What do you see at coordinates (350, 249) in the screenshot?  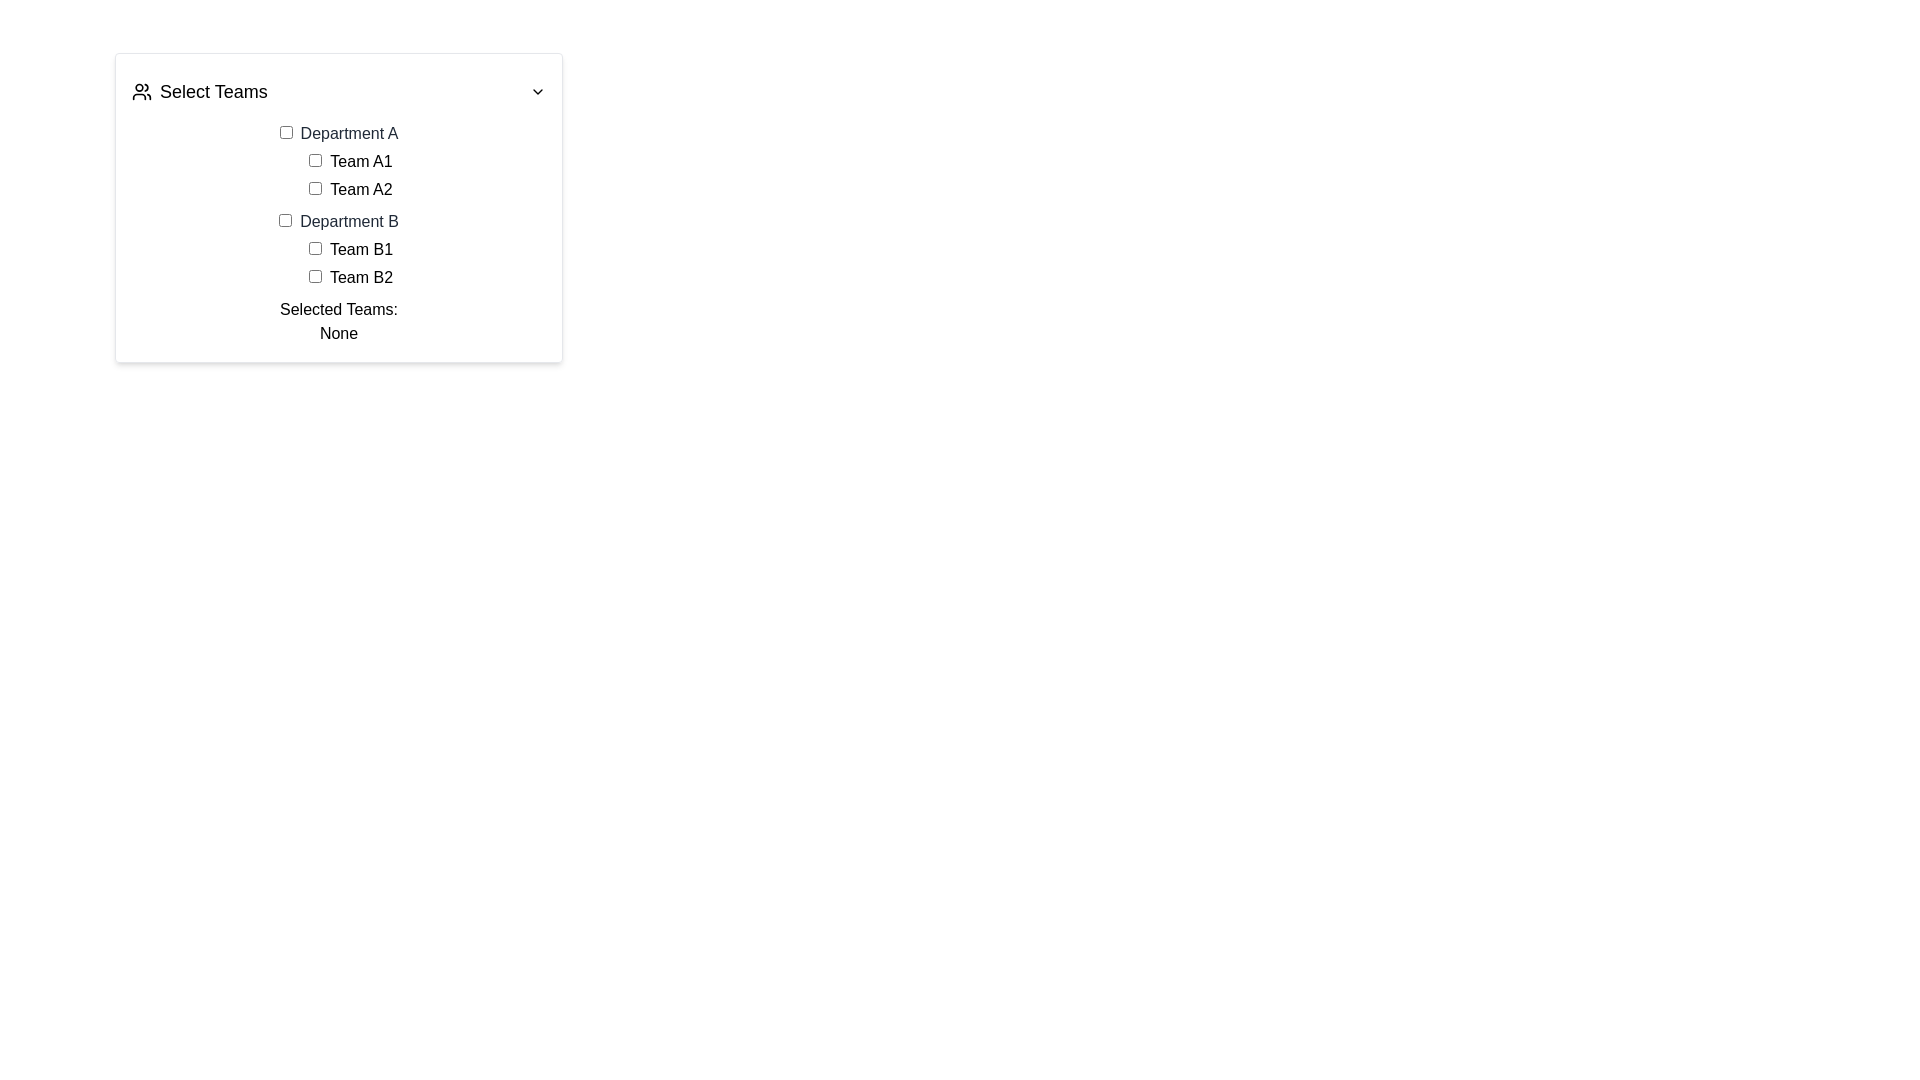 I see `the 'Team B1' checkbox option located under the 'Department B' section` at bounding box center [350, 249].